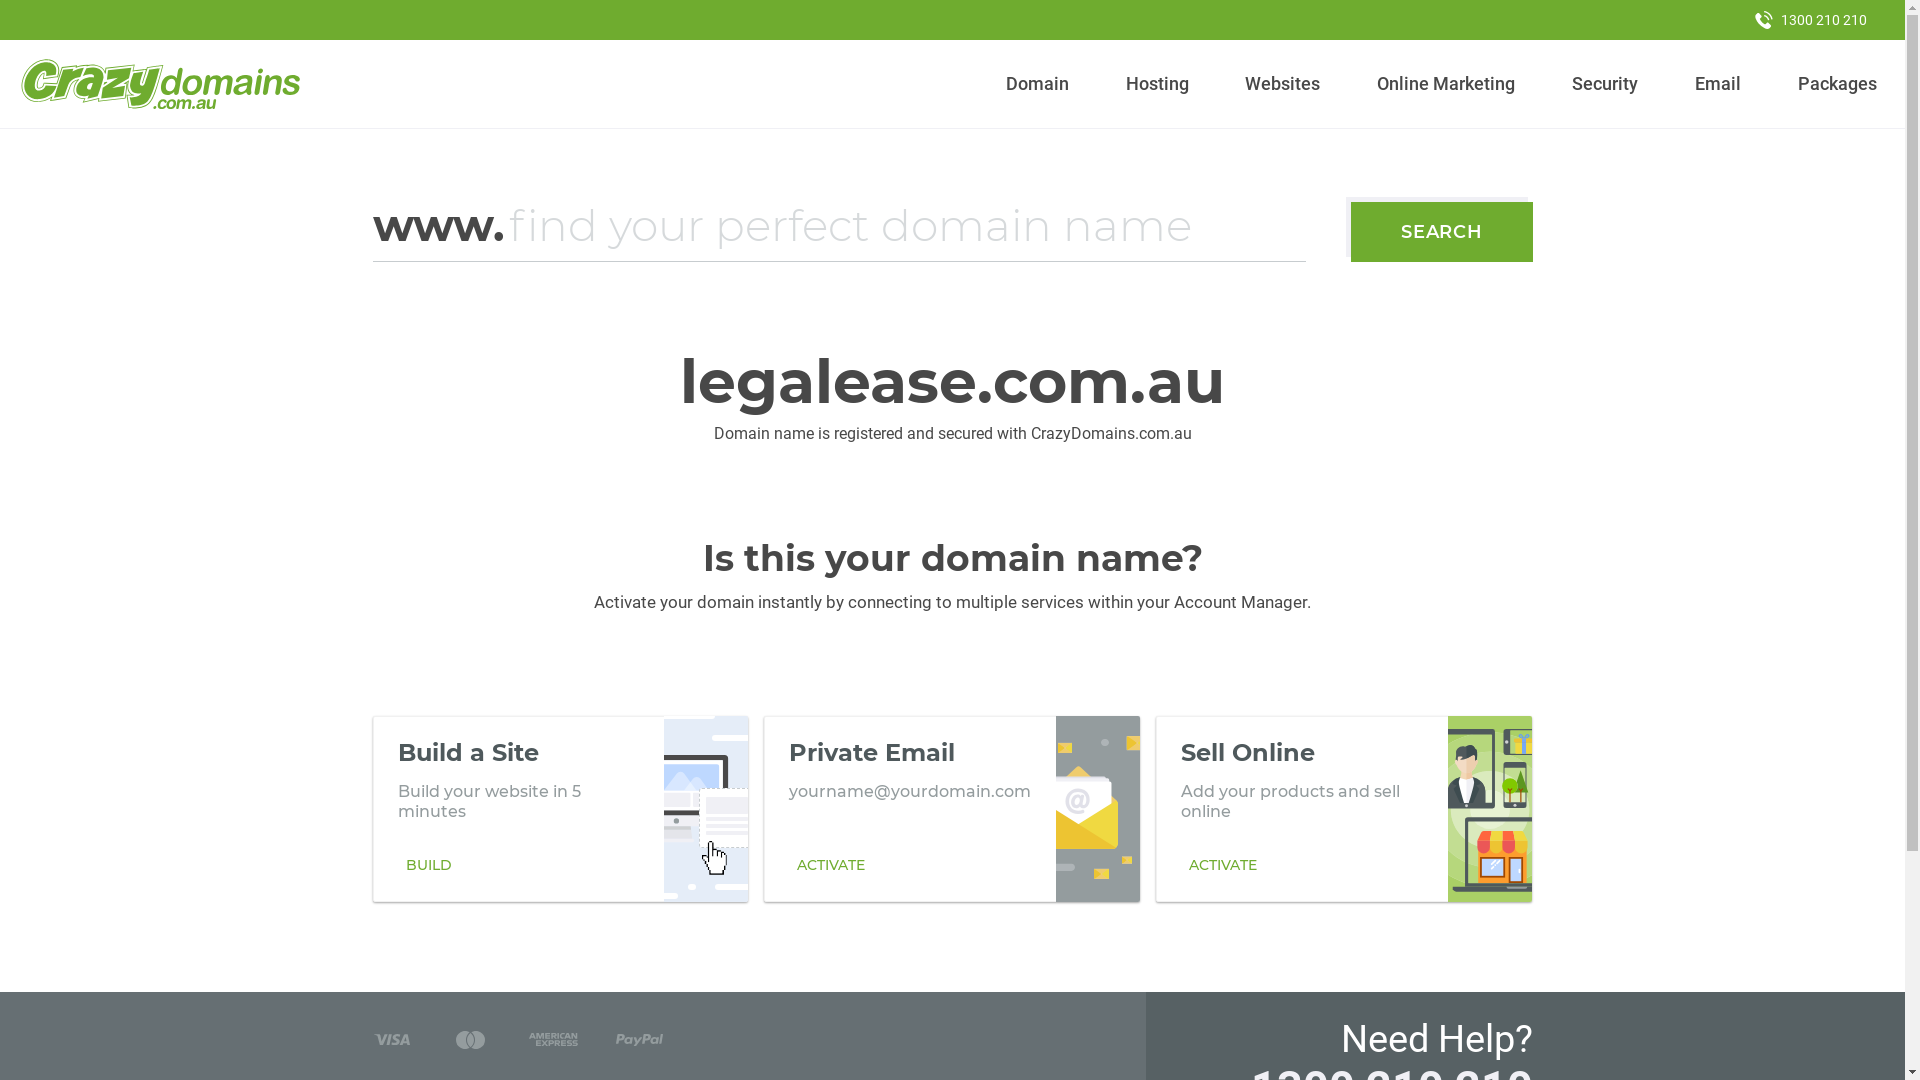 The width and height of the screenshot is (1920, 1080). What do you see at coordinates (1837, 83) in the screenshot?
I see `'Packages'` at bounding box center [1837, 83].